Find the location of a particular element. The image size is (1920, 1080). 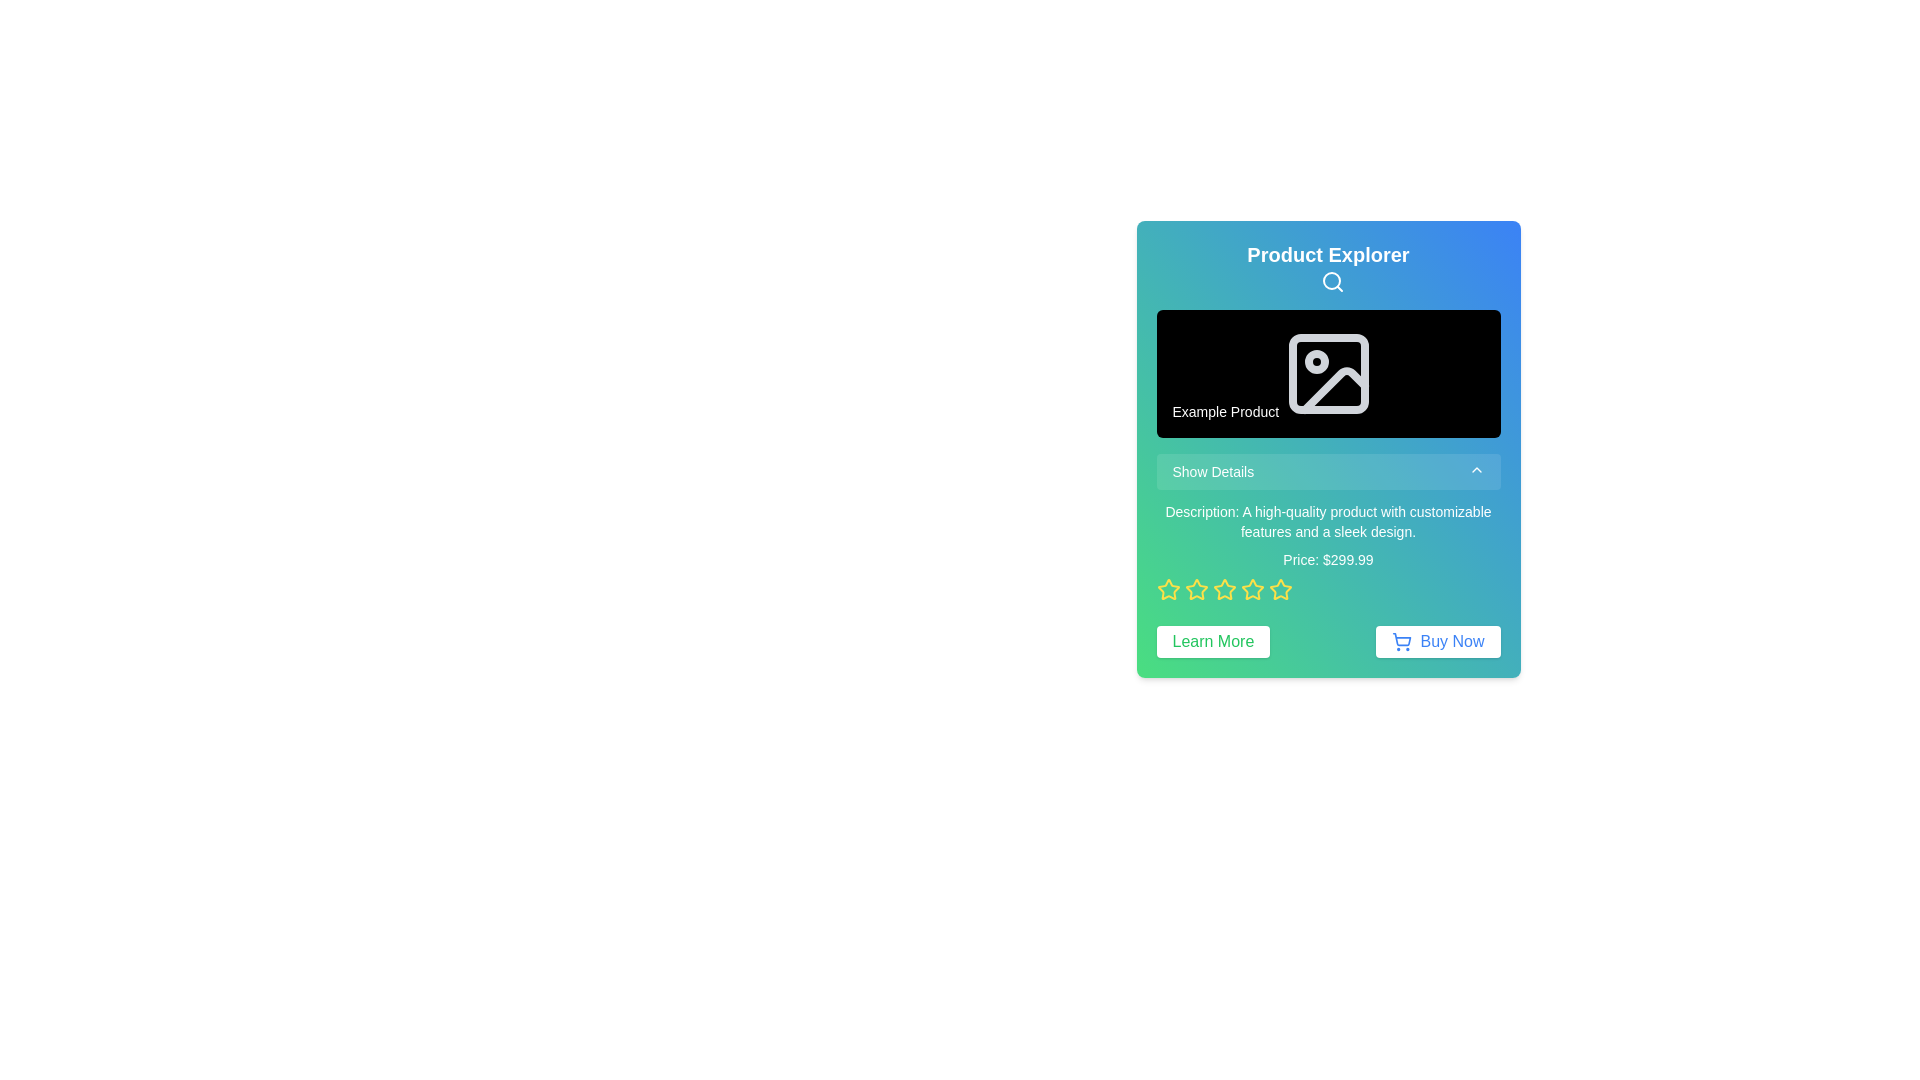

the first Rating Star Icon in the horizontal row of five stars is located at coordinates (1168, 588).